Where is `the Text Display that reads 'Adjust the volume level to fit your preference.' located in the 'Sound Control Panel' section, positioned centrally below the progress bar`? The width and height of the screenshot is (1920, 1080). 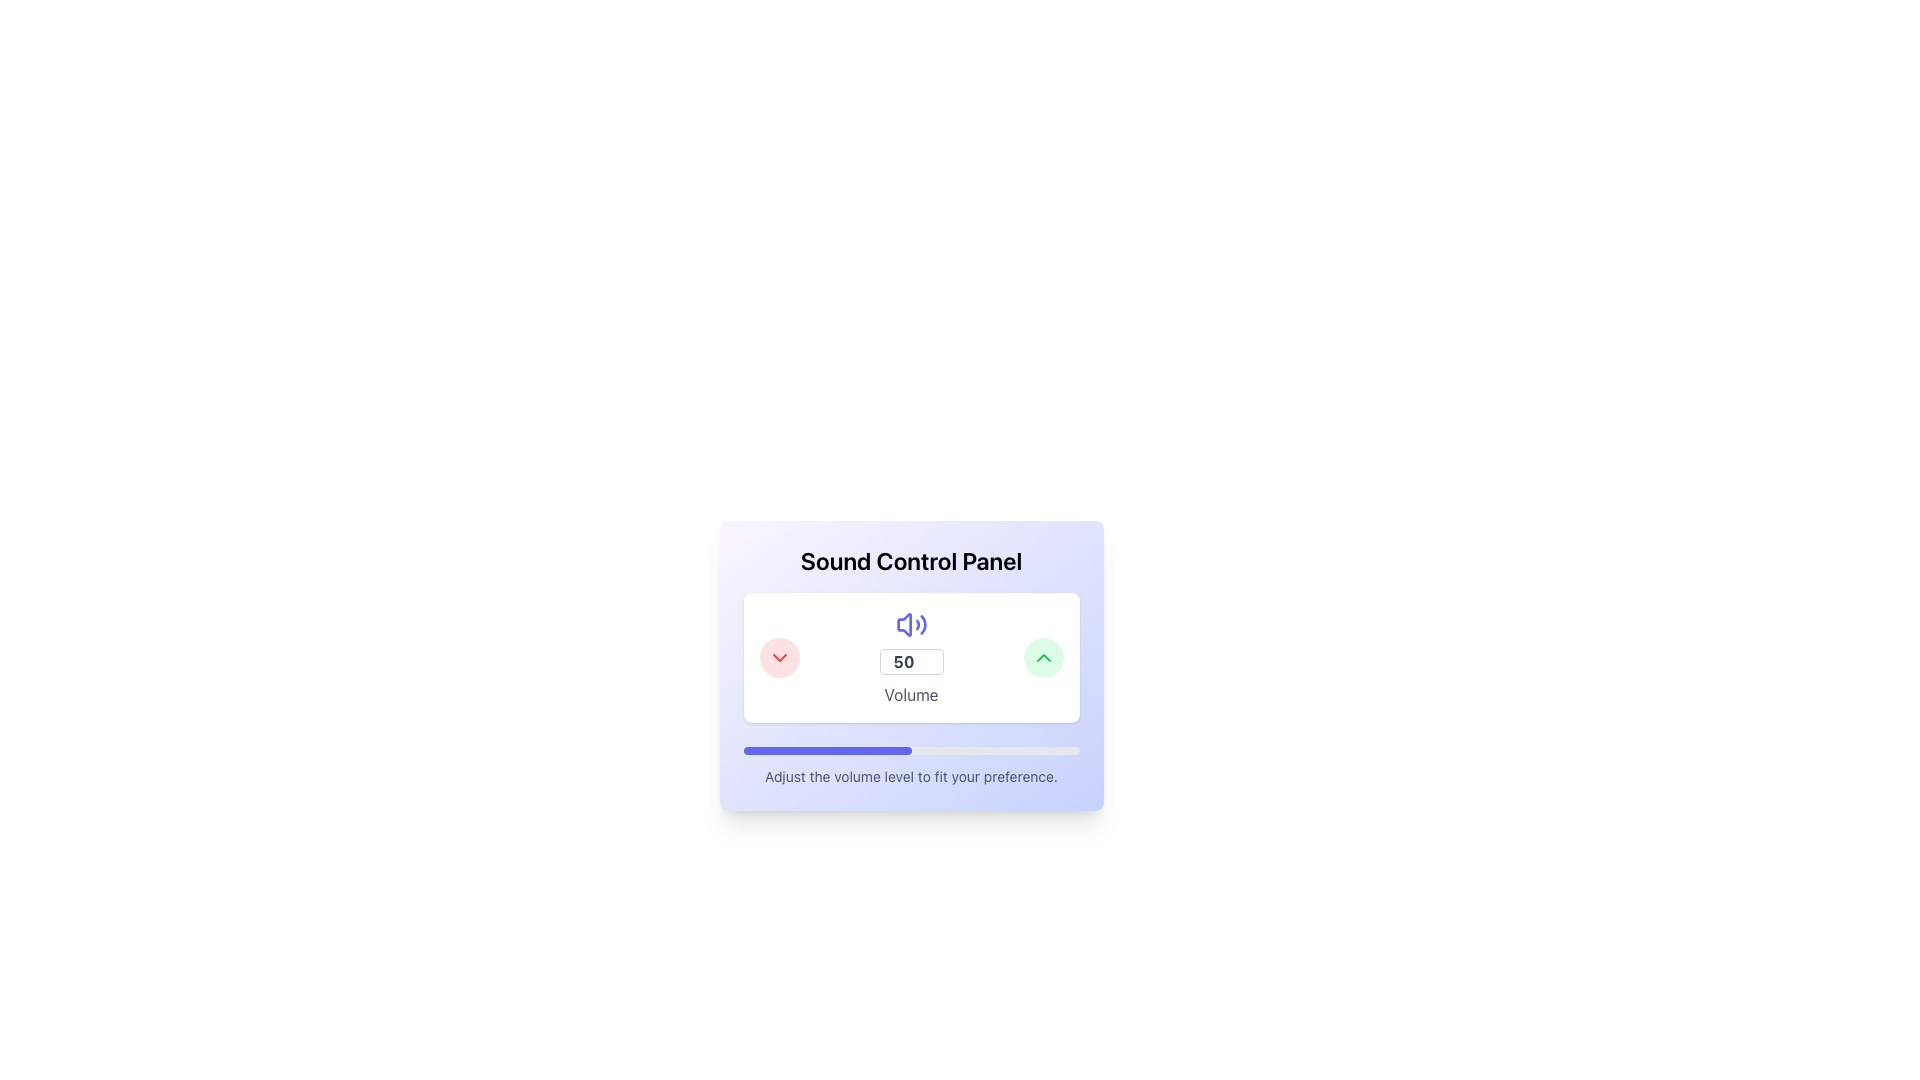
the Text Display that reads 'Adjust the volume level to fit your preference.' located in the 'Sound Control Panel' section, positioned centrally below the progress bar is located at coordinates (910, 775).